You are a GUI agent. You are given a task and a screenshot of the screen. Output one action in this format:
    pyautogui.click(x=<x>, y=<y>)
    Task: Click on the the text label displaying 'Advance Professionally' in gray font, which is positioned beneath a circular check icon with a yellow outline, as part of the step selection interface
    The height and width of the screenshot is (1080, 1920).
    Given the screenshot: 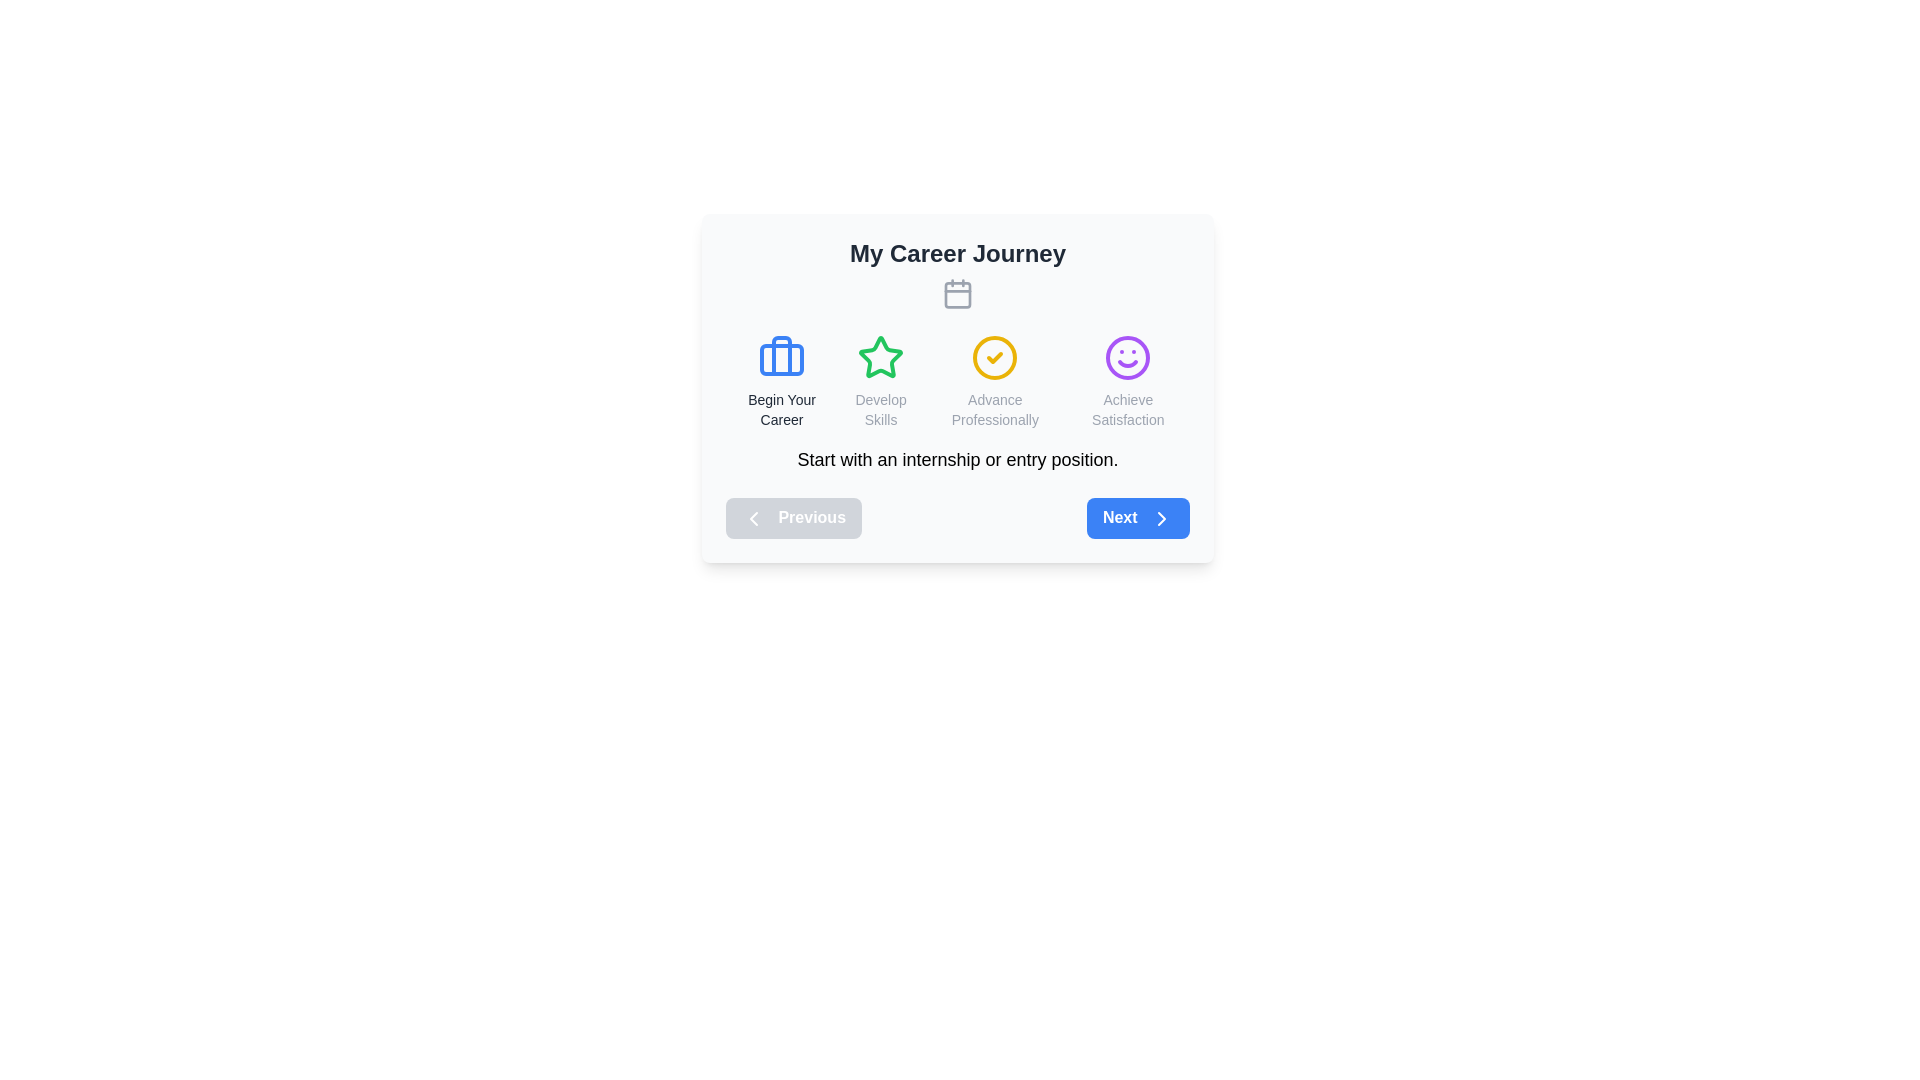 What is the action you would take?
    pyautogui.click(x=995, y=408)
    